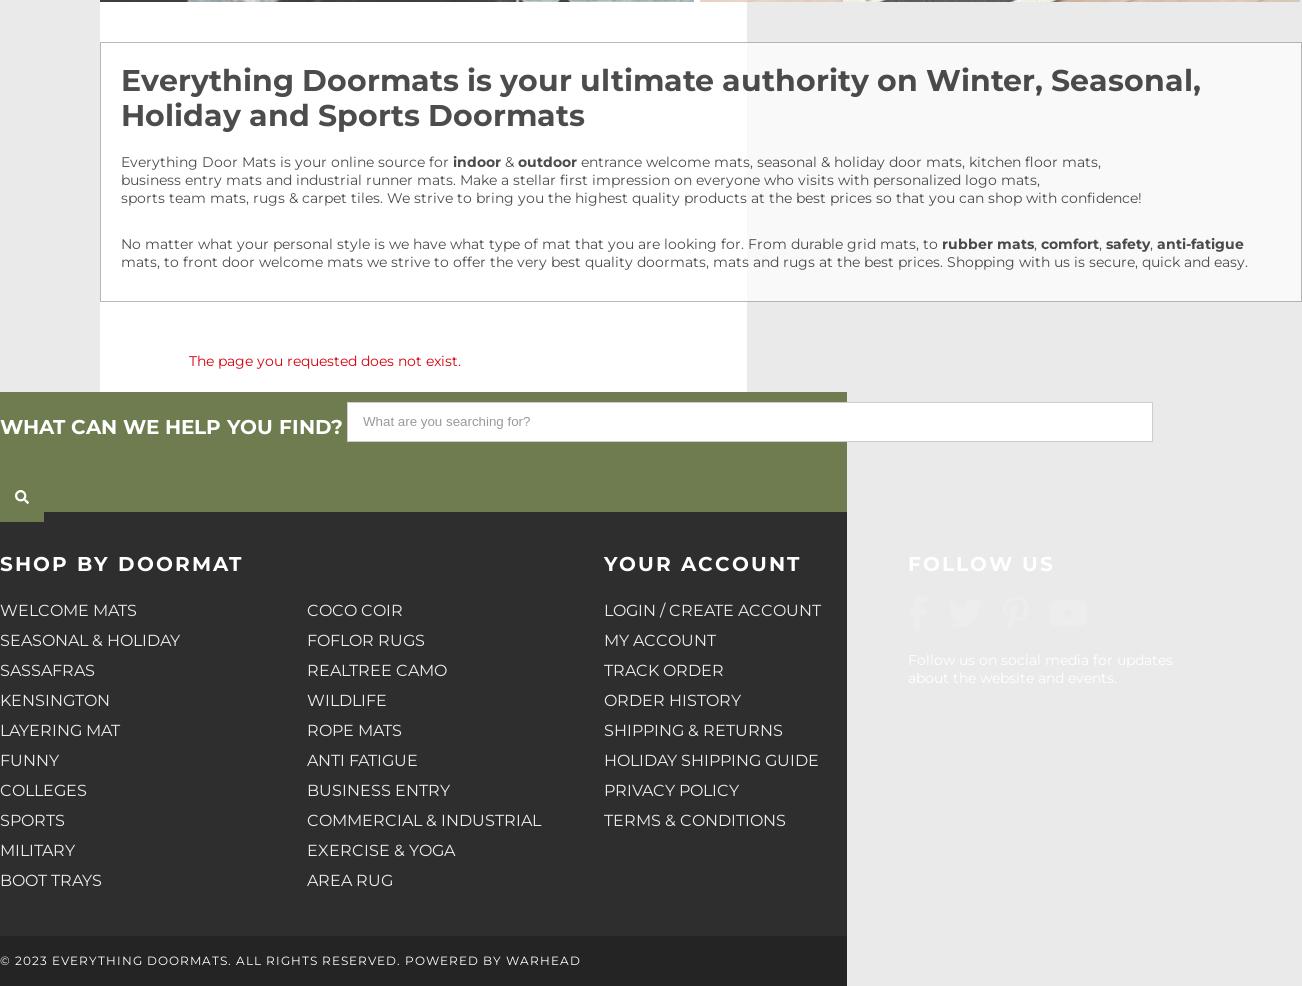 The image size is (1302, 986). I want to click on 'sports team mats, rugs & carpet tiles', so click(250, 196).